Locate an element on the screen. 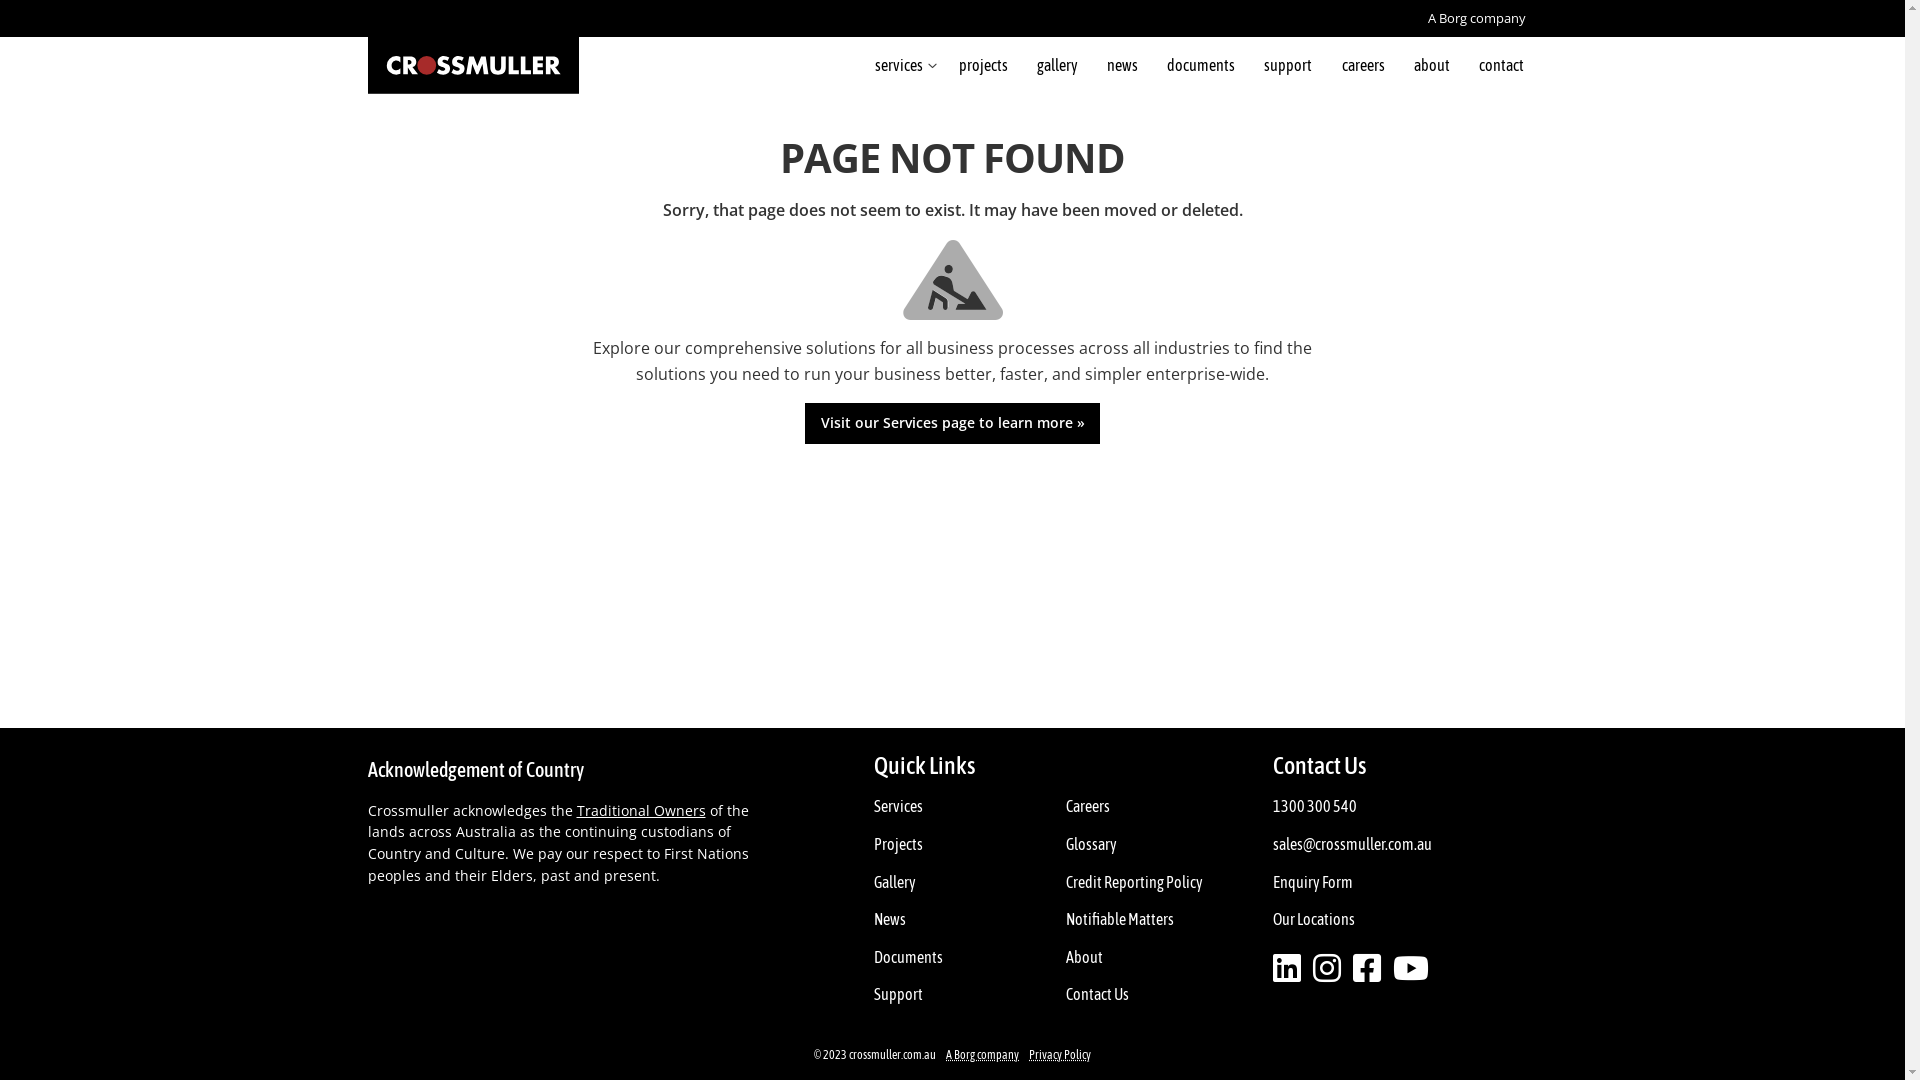  'Glossary' is located at coordinates (1059, 844).